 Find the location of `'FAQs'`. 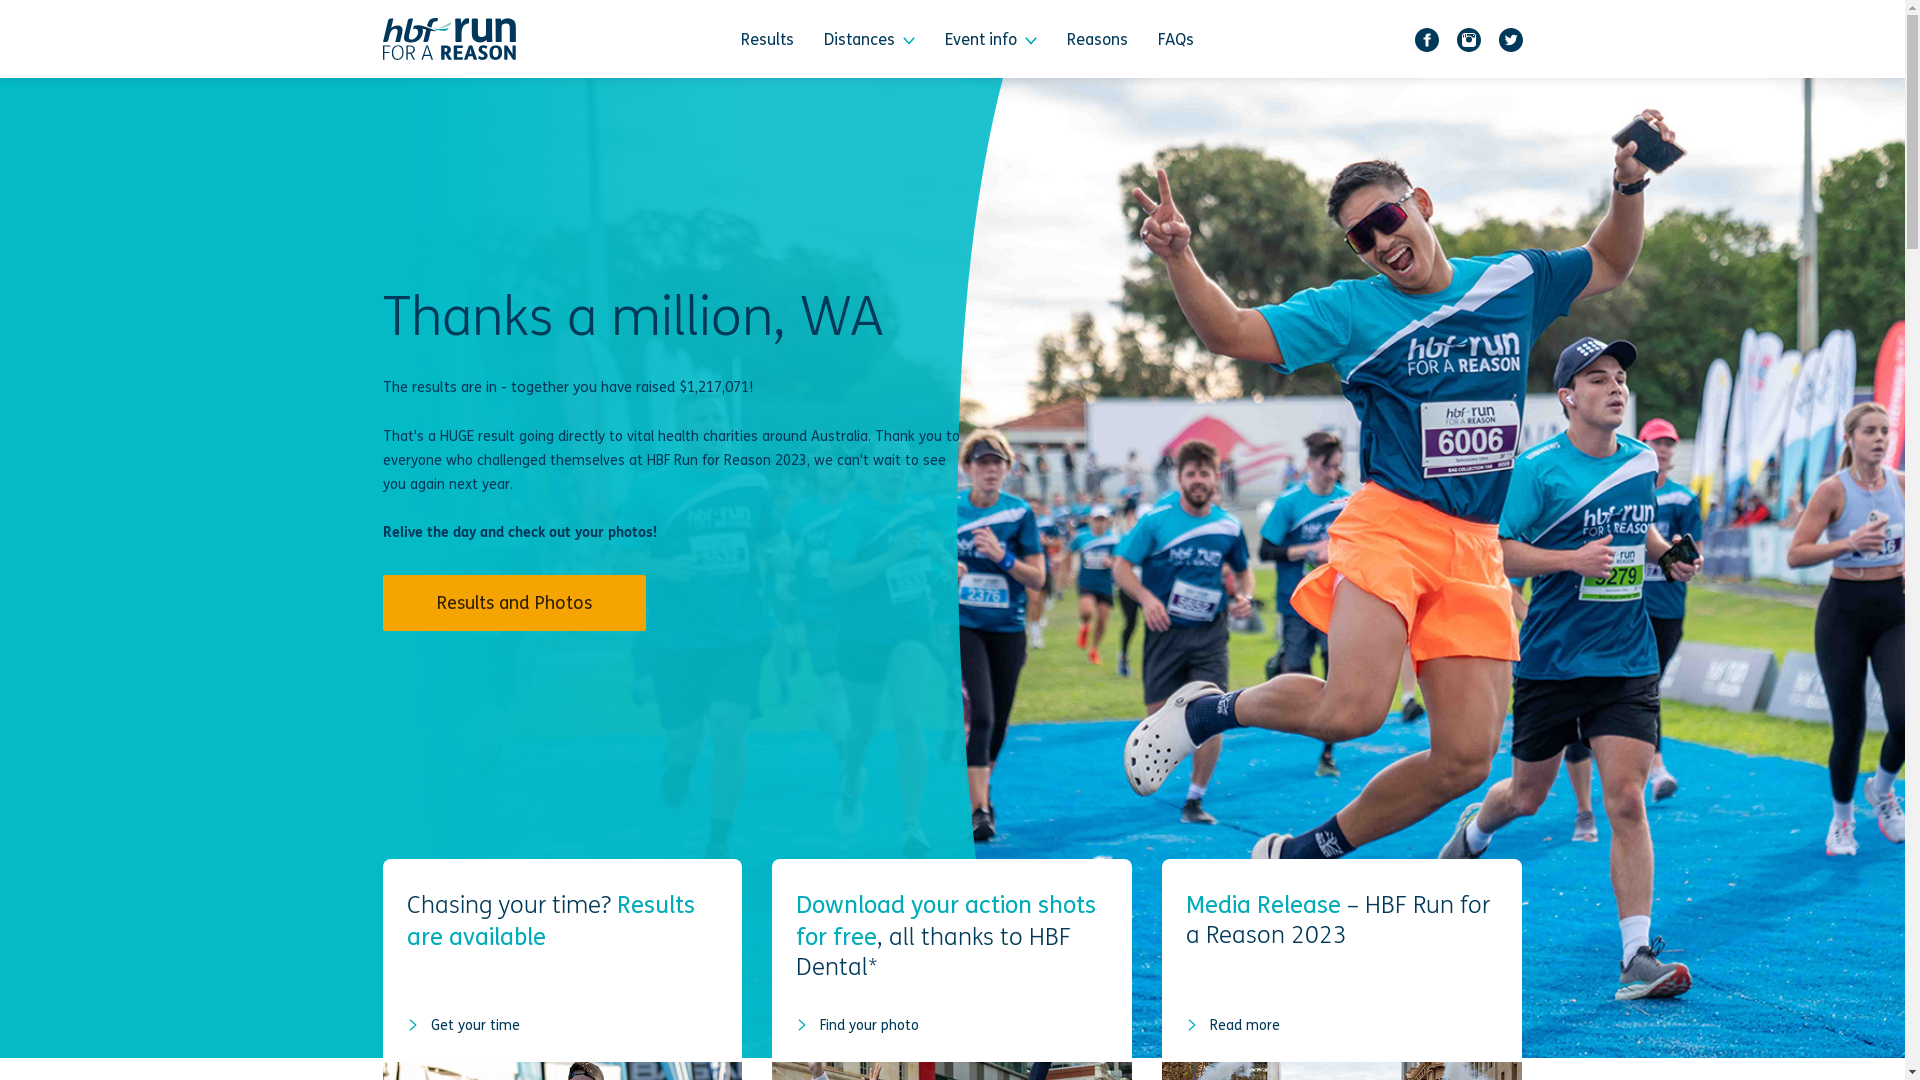

'FAQs' is located at coordinates (1176, 38).